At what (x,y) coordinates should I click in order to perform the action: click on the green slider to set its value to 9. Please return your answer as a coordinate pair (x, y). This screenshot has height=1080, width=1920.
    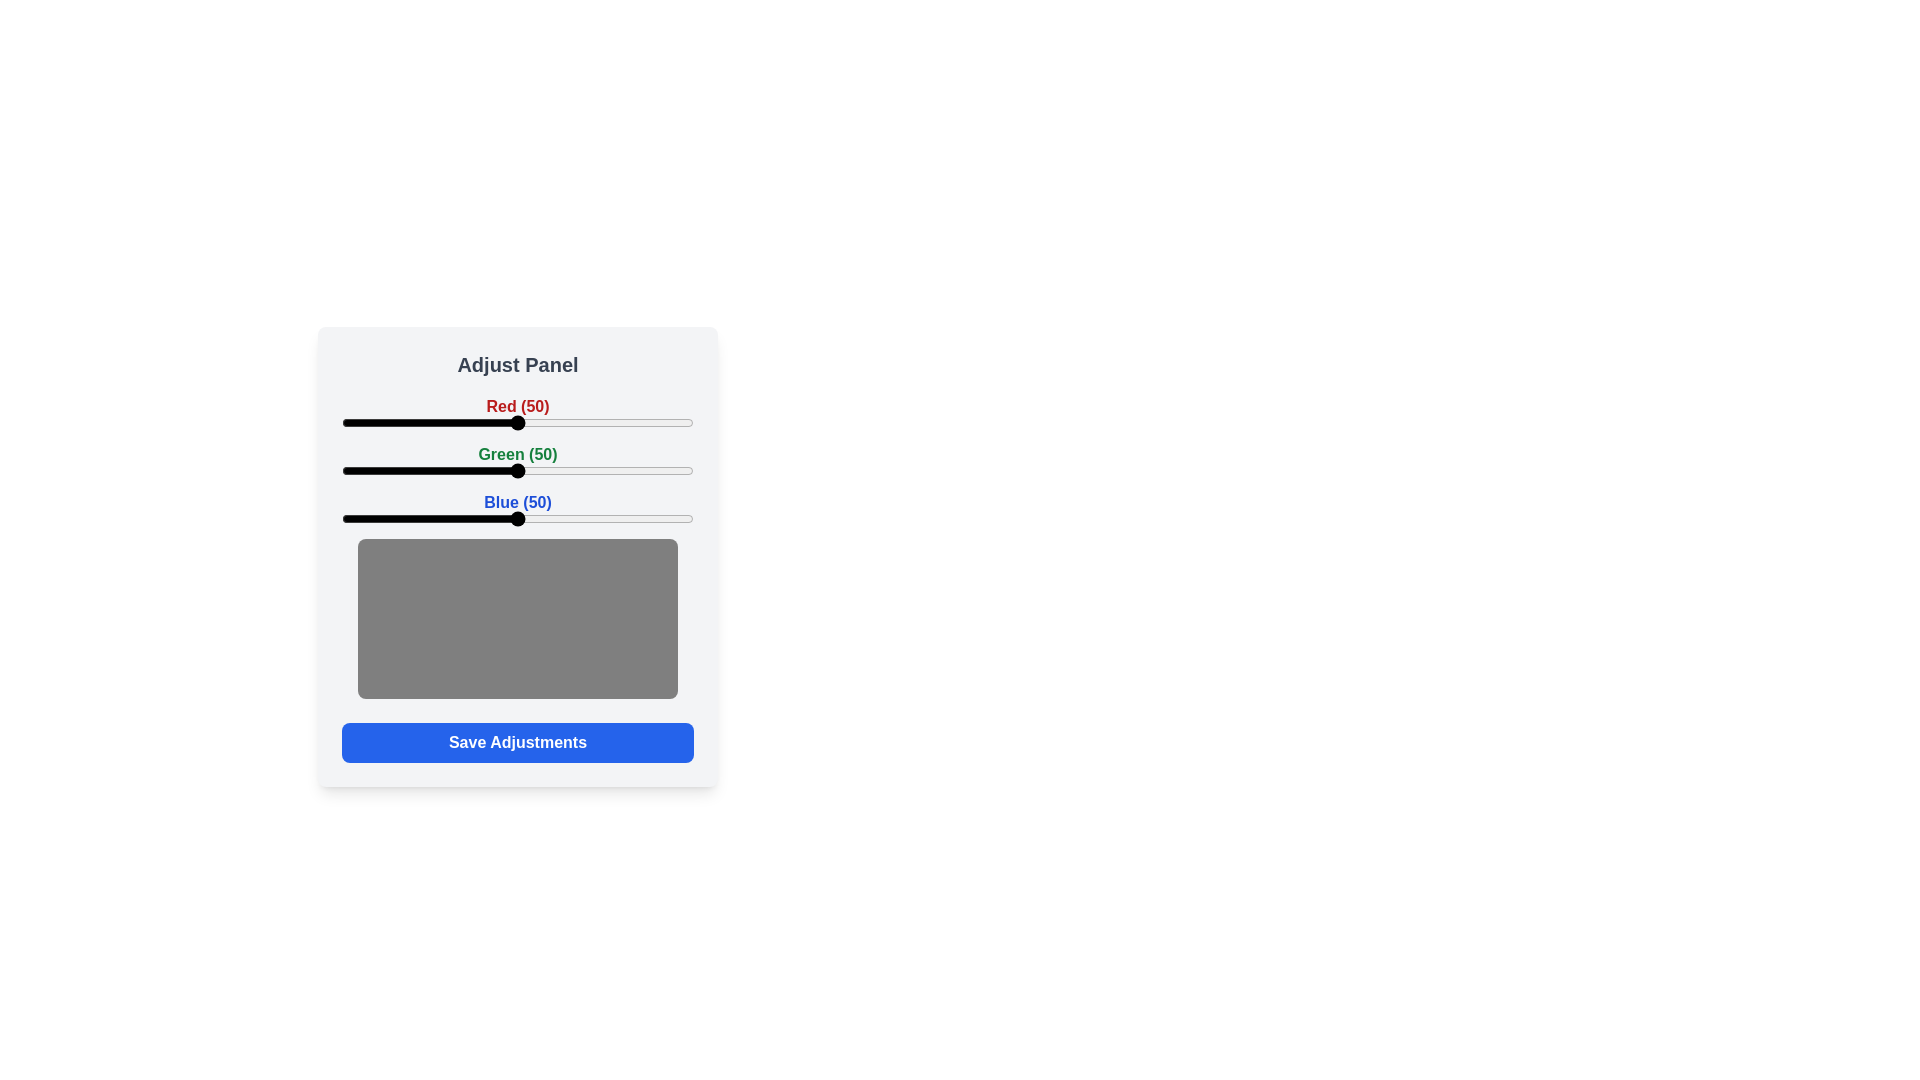
    Looking at the image, I should click on (373, 470).